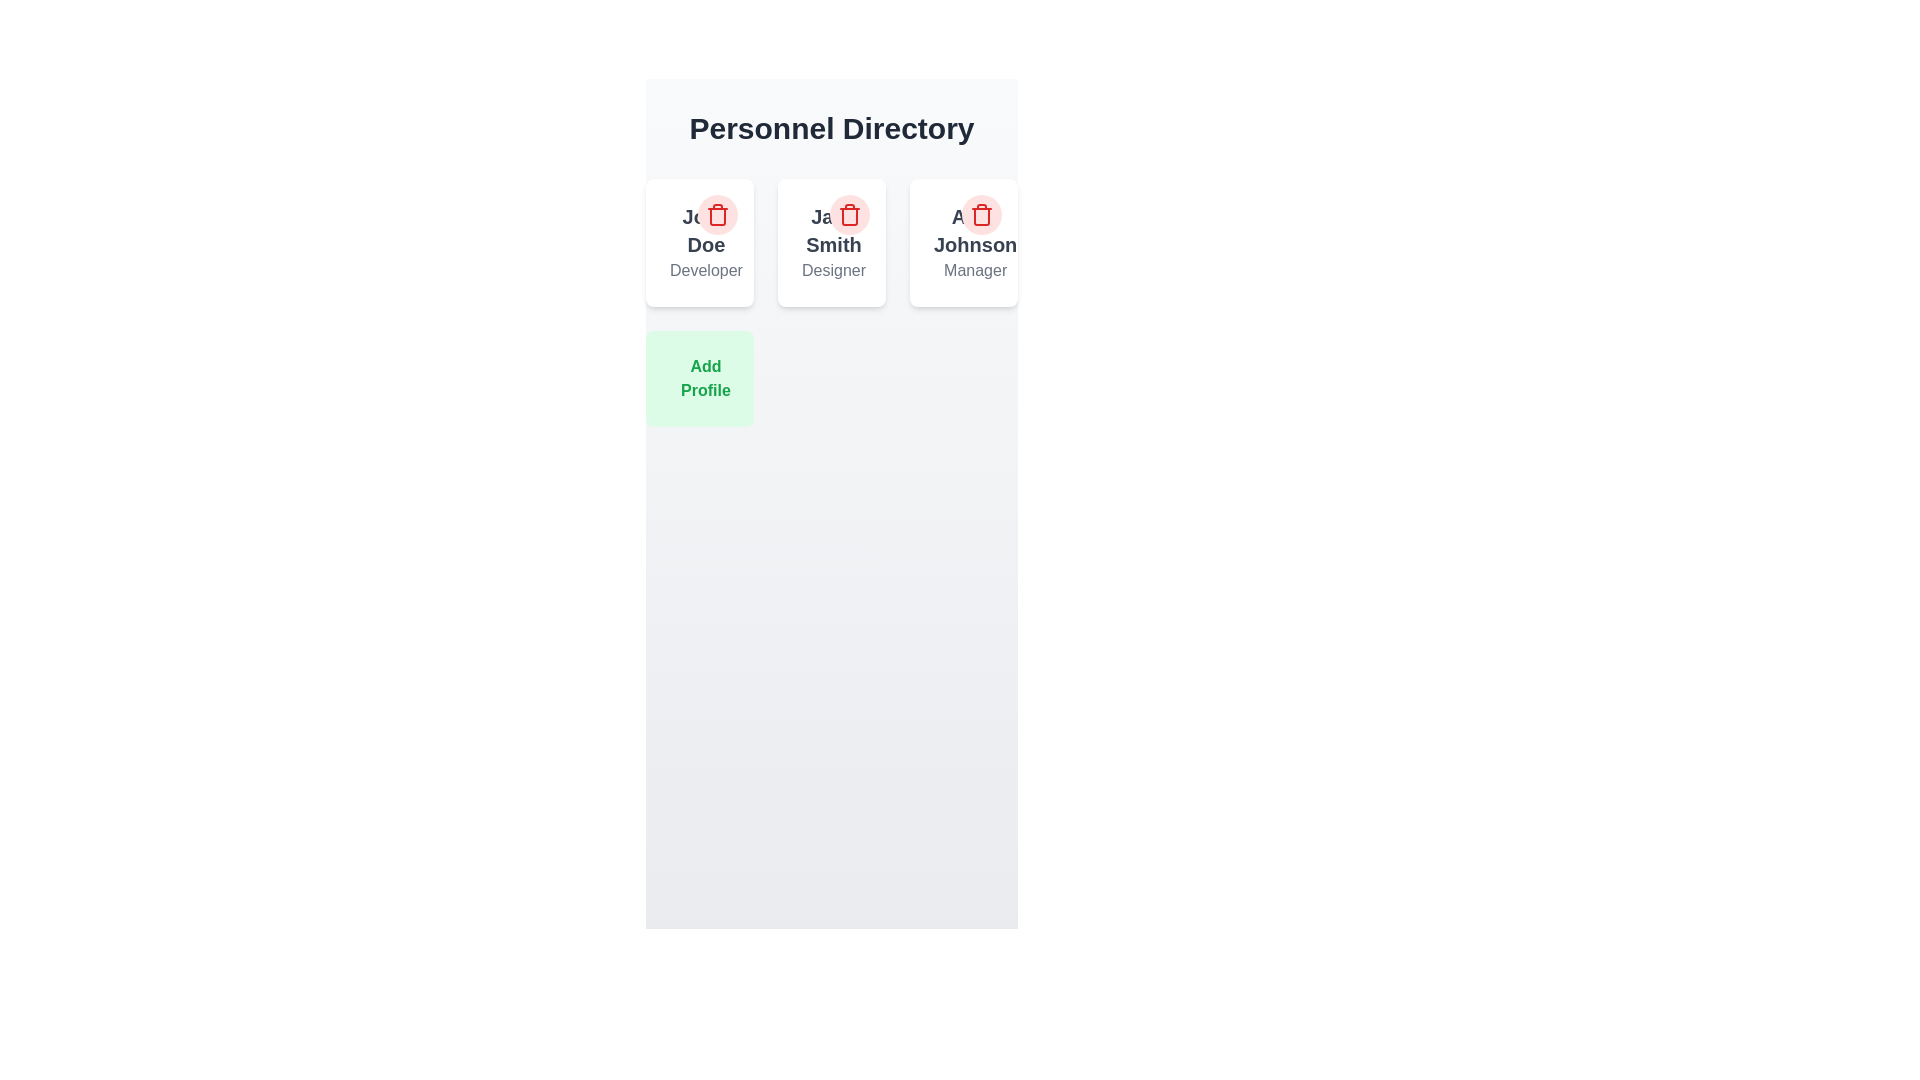 This screenshot has width=1920, height=1080. I want to click on the delete icon button located at the top-right corner of the 'A Johnson Manager' profile card, so click(982, 215).